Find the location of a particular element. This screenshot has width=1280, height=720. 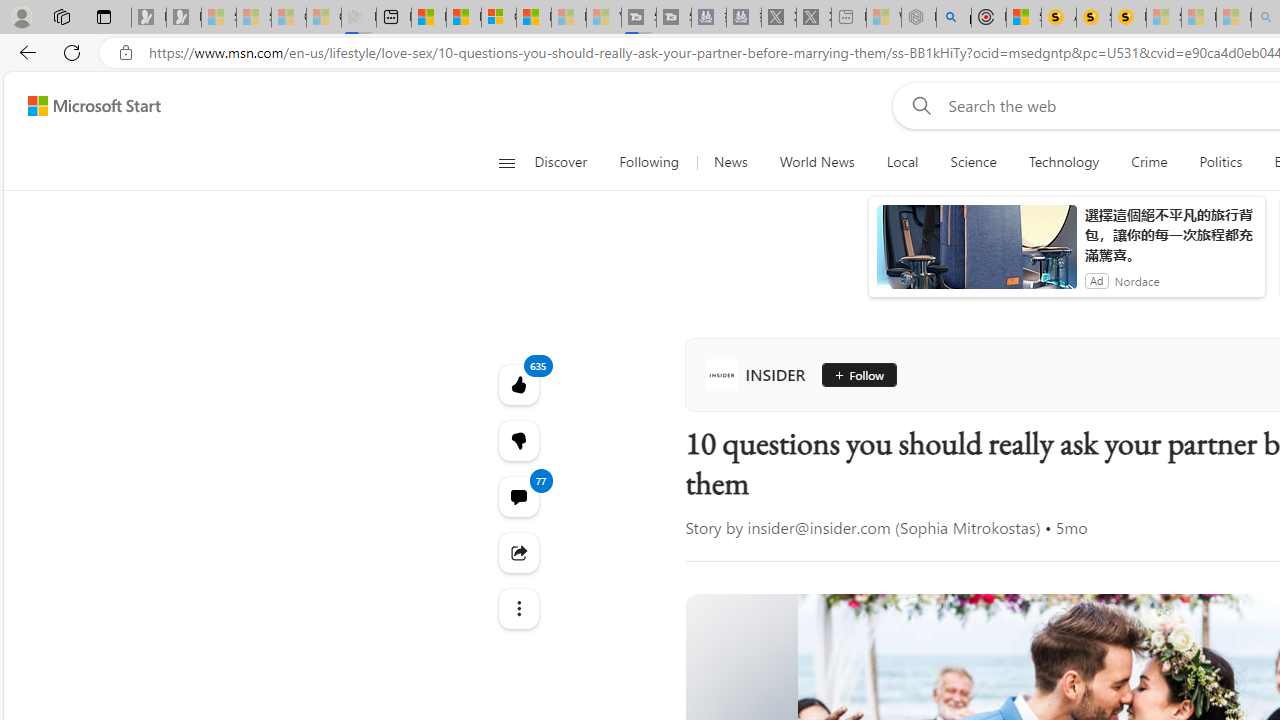

'Nordace - Summer Adventures 2024 - Sleeping' is located at coordinates (918, 17).